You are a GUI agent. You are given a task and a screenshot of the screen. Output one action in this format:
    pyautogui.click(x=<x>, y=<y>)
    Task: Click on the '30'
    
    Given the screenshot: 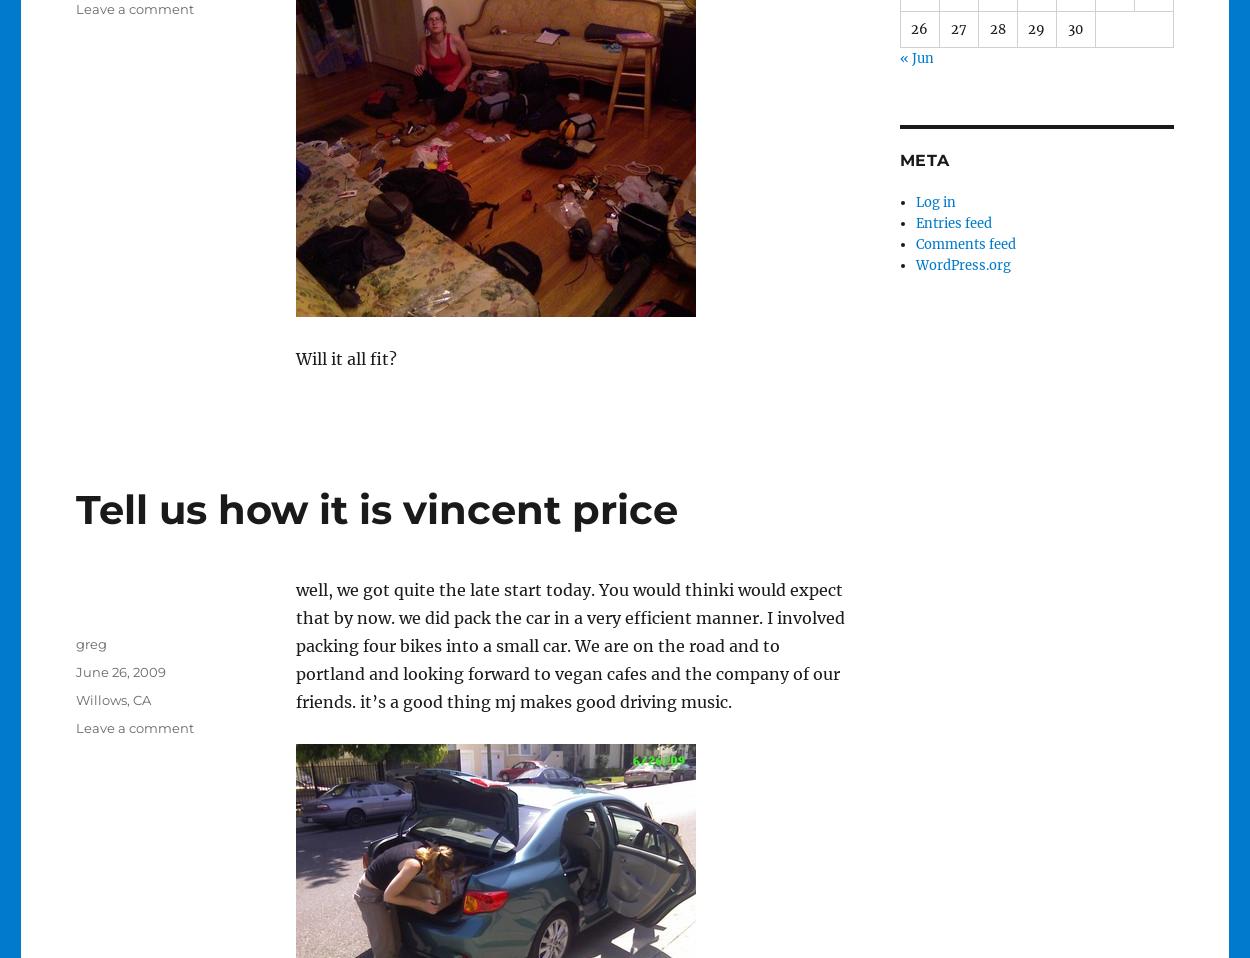 What is the action you would take?
    pyautogui.click(x=1074, y=27)
    